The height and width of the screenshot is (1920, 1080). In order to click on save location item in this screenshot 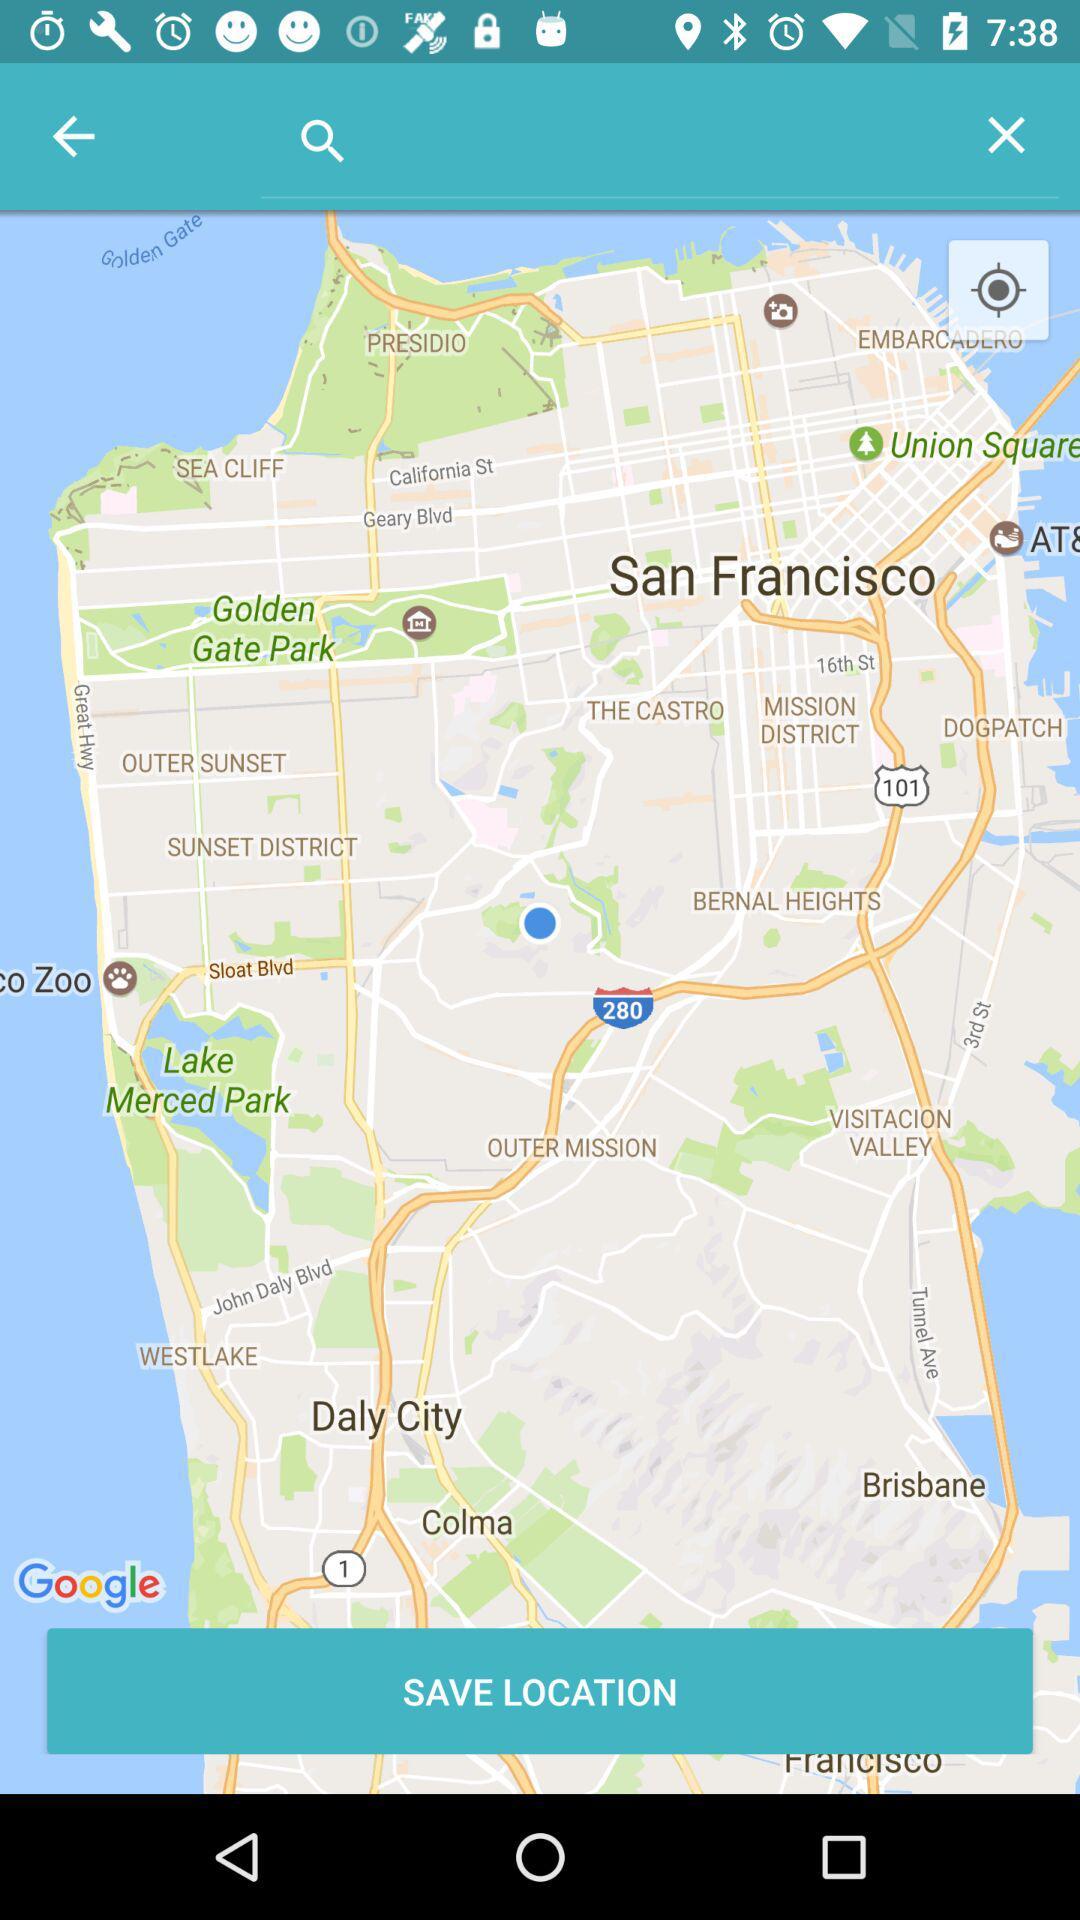, I will do `click(540, 1690)`.